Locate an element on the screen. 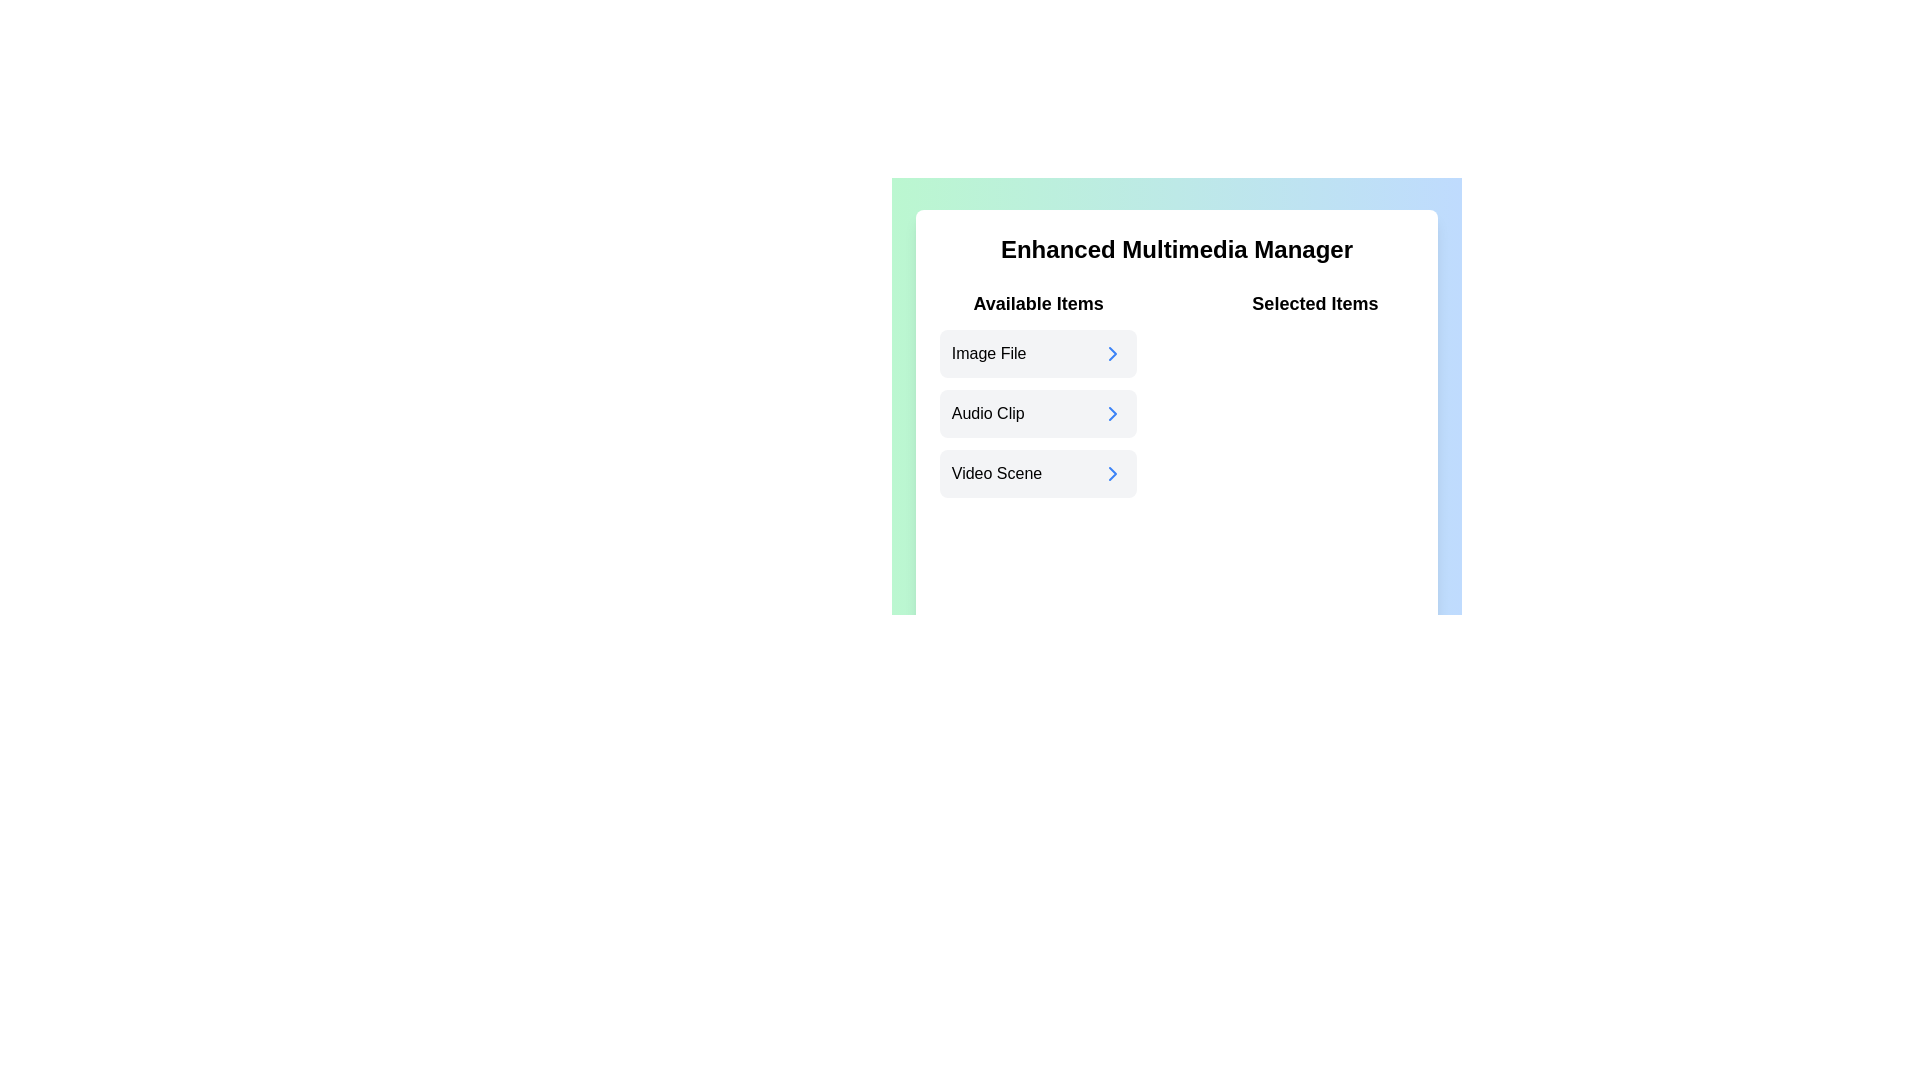 The image size is (1920, 1080). the text component displaying 'Enhanced Multimedia Manager' is located at coordinates (1176, 249).